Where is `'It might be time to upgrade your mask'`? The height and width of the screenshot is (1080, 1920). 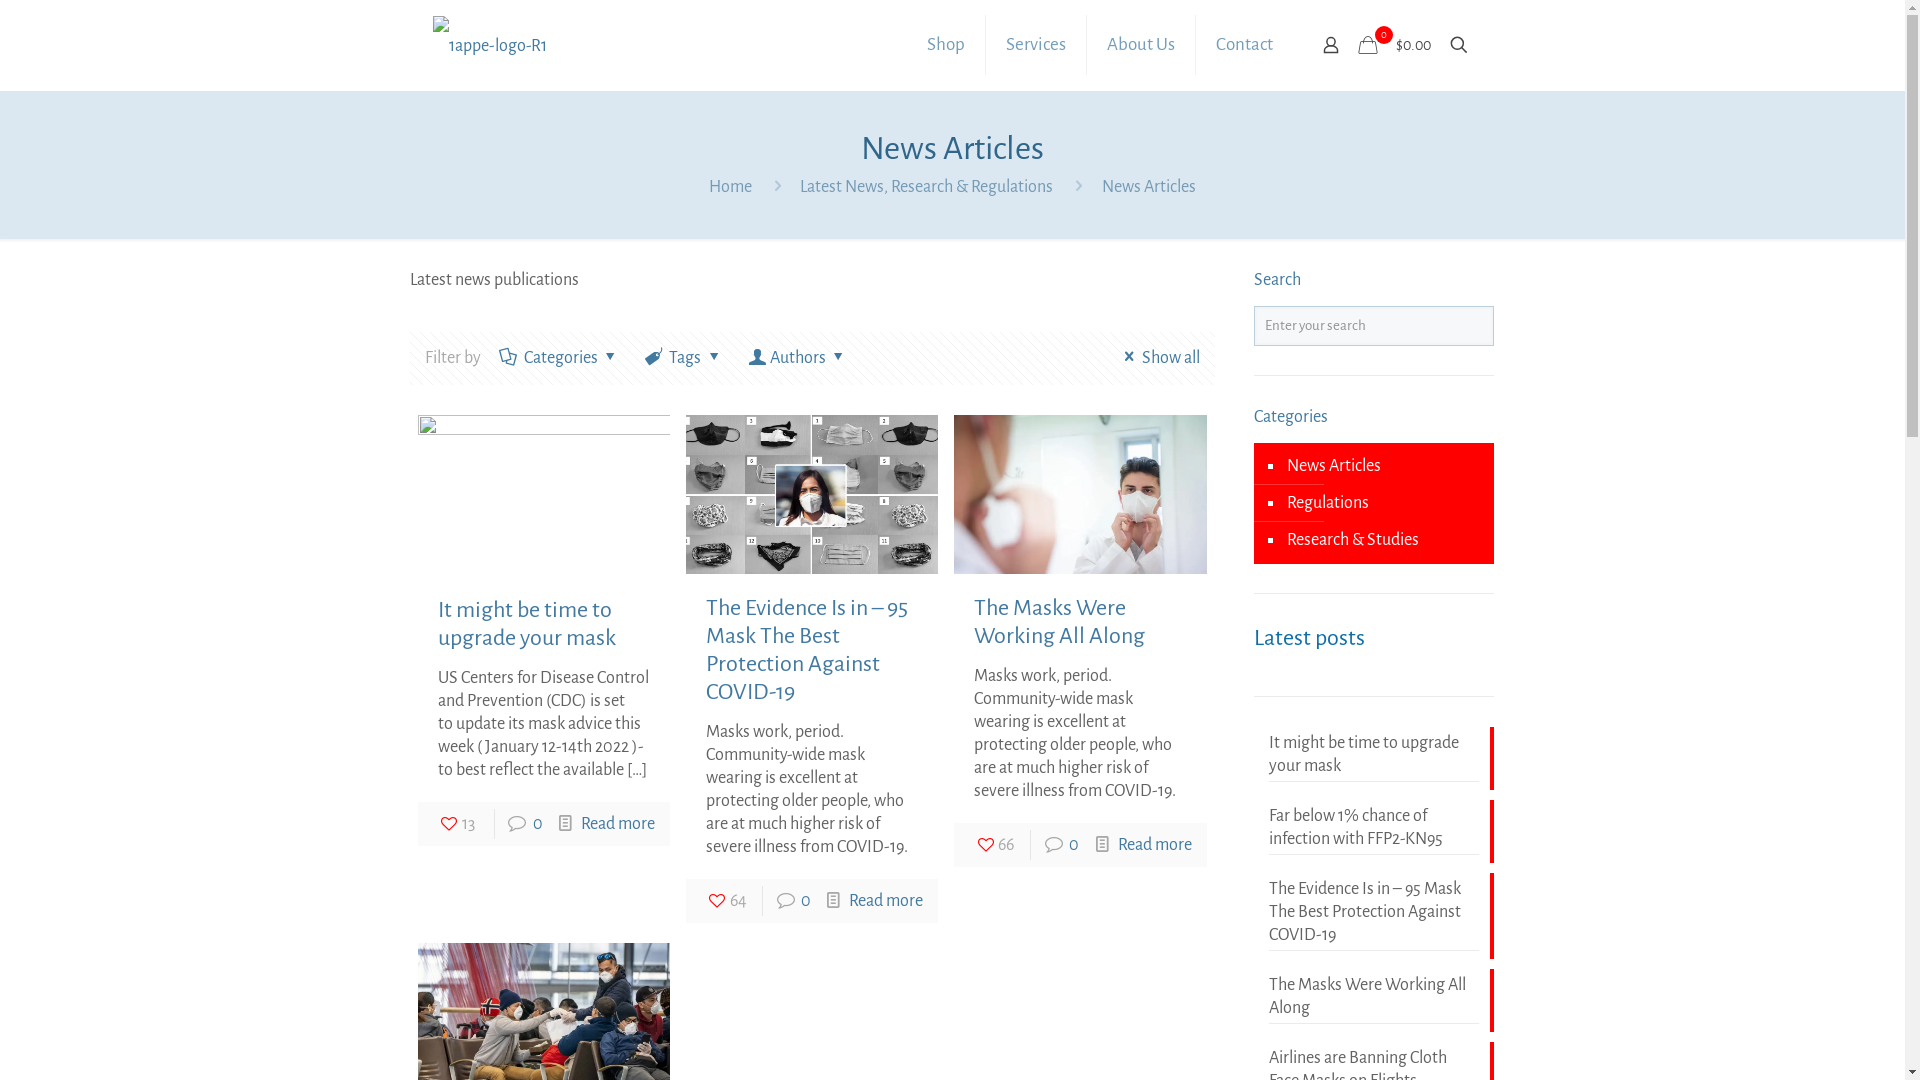
'It might be time to upgrade your mask' is located at coordinates (527, 623).